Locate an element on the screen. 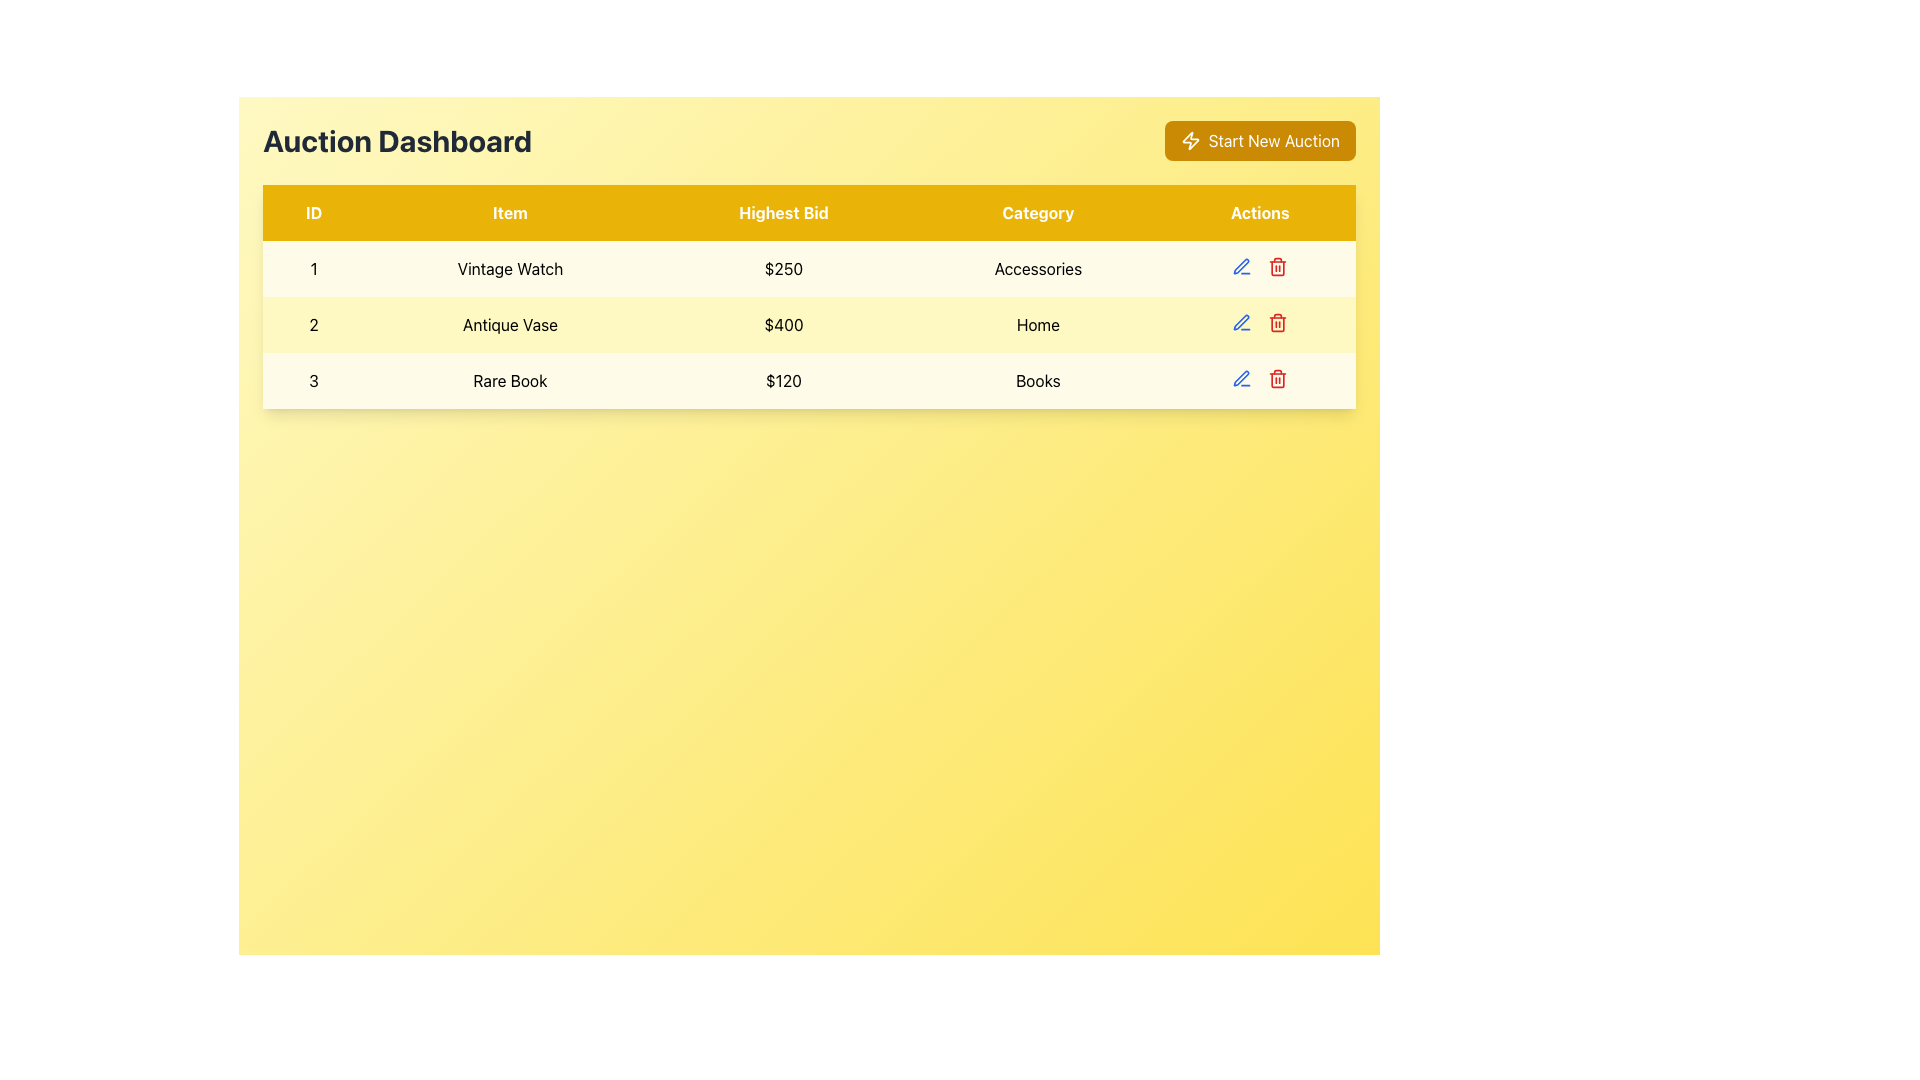  the red trash bin icon in the 'Actions' column of the table row for 'Antique Vase' is located at coordinates (1277, 322).